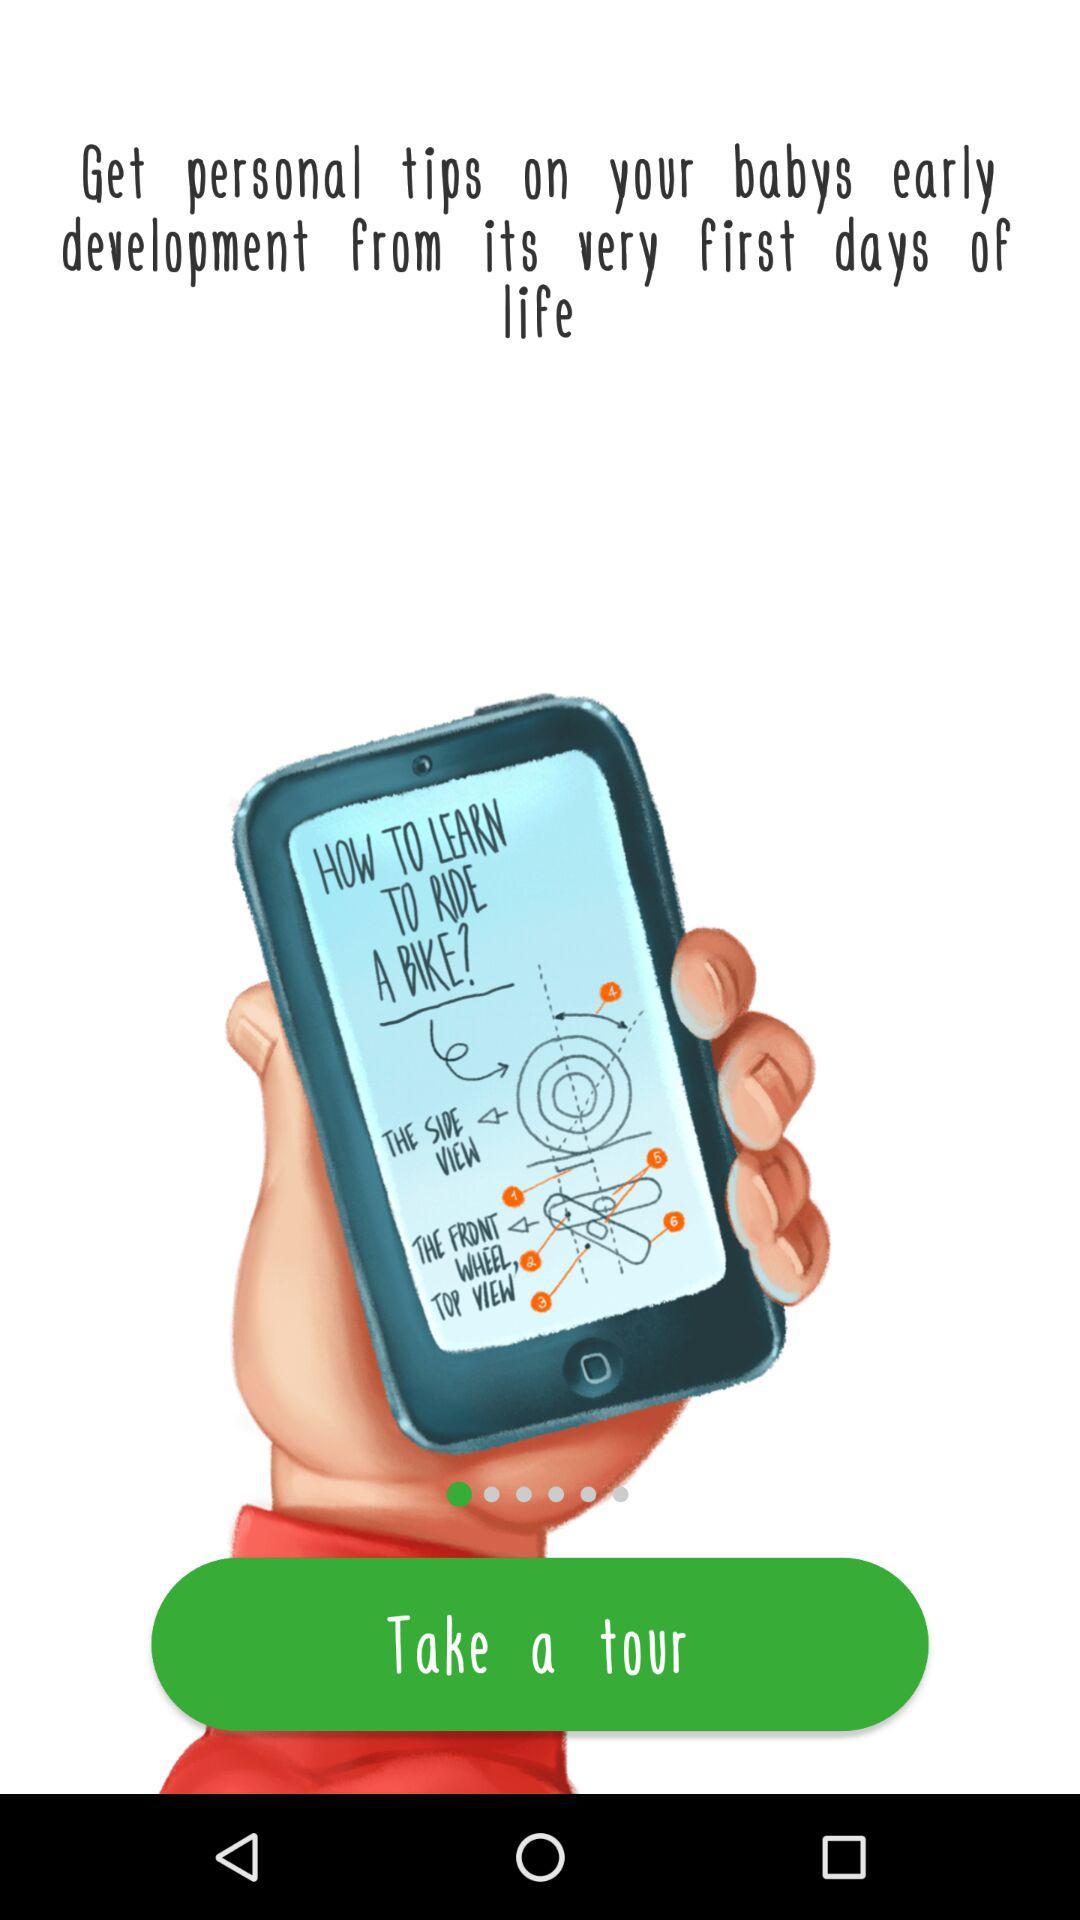 This screenshot has width=1080, height=1920. What do you see at coordinates (540, 1644) in the screenshot?
I see `the take a tour icon` at bounding box center [540, 1644].